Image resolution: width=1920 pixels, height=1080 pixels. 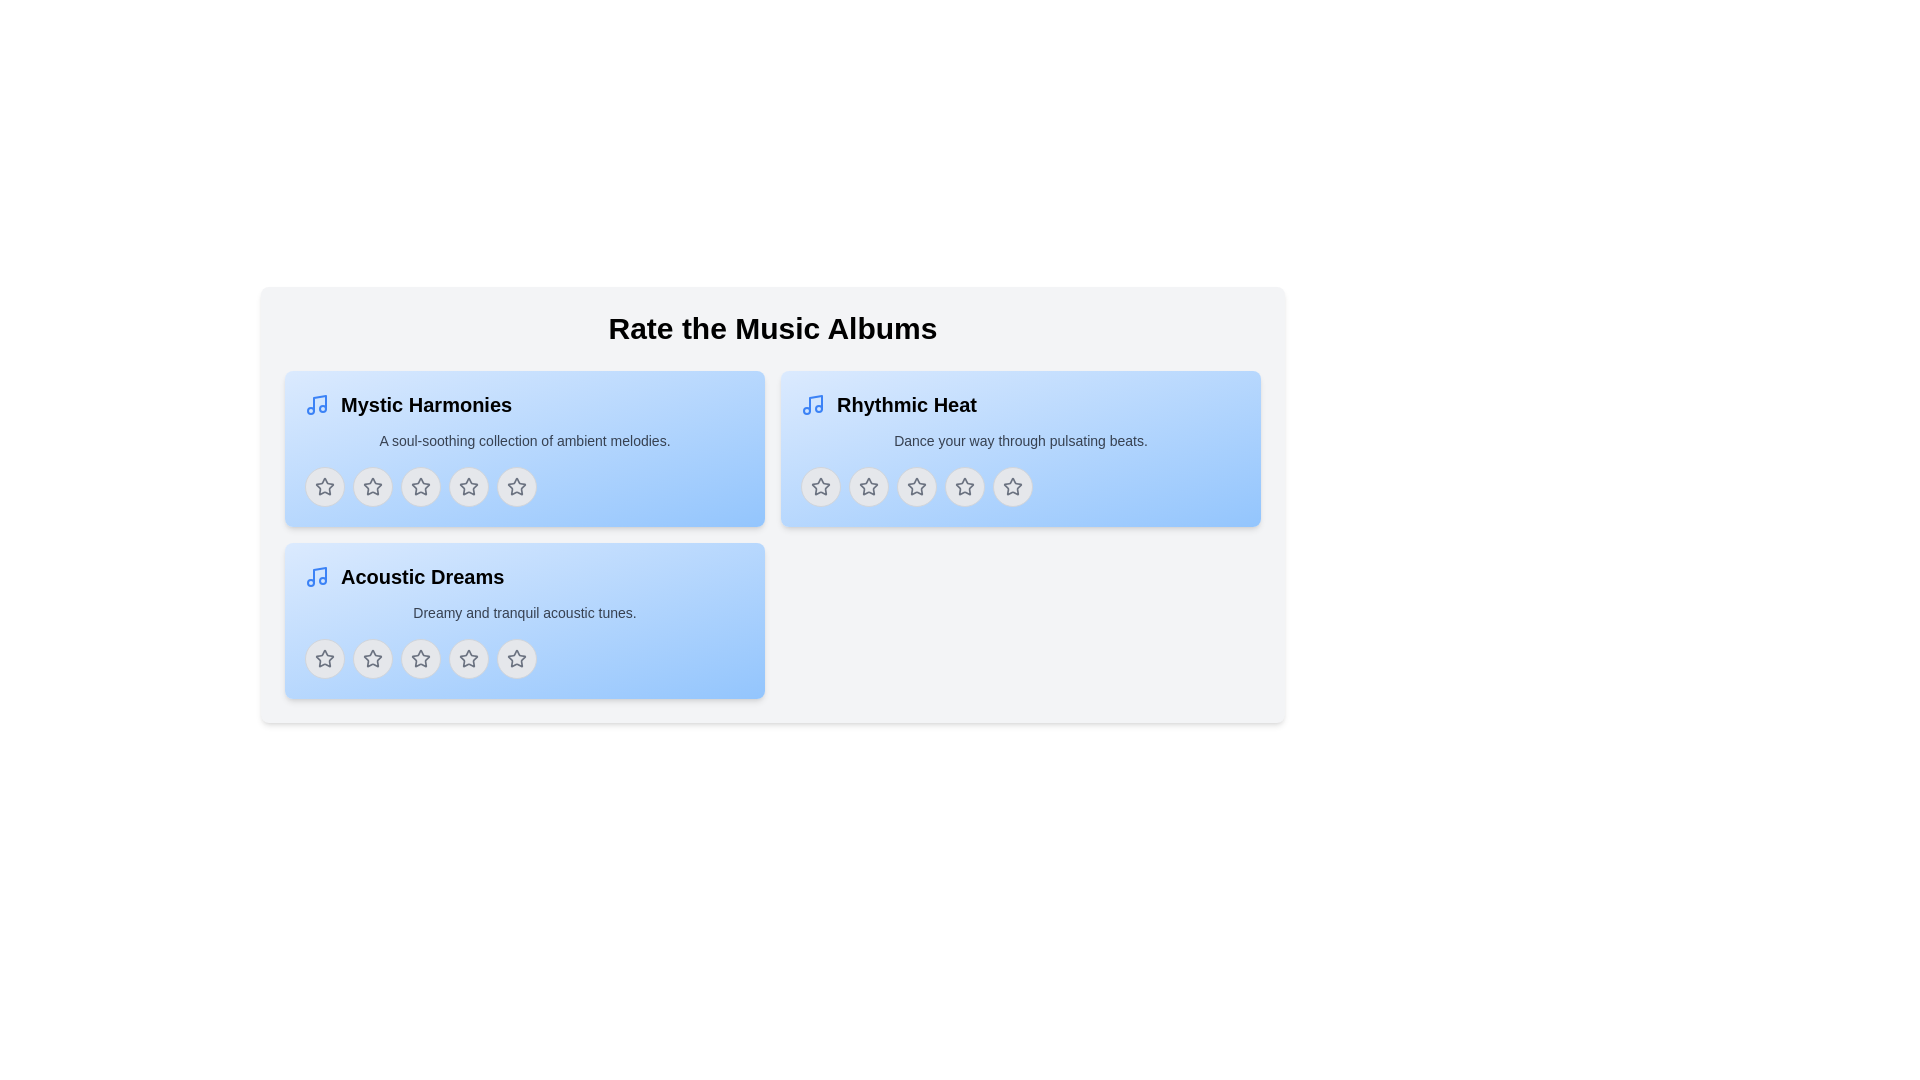 What do you see at coordinates (812, 405) in the screenshot?
I see `the 'Rhythmic Heat' music album icon, represented by a music note, located at the top-right of the interface` at bounding box center [812, 405].